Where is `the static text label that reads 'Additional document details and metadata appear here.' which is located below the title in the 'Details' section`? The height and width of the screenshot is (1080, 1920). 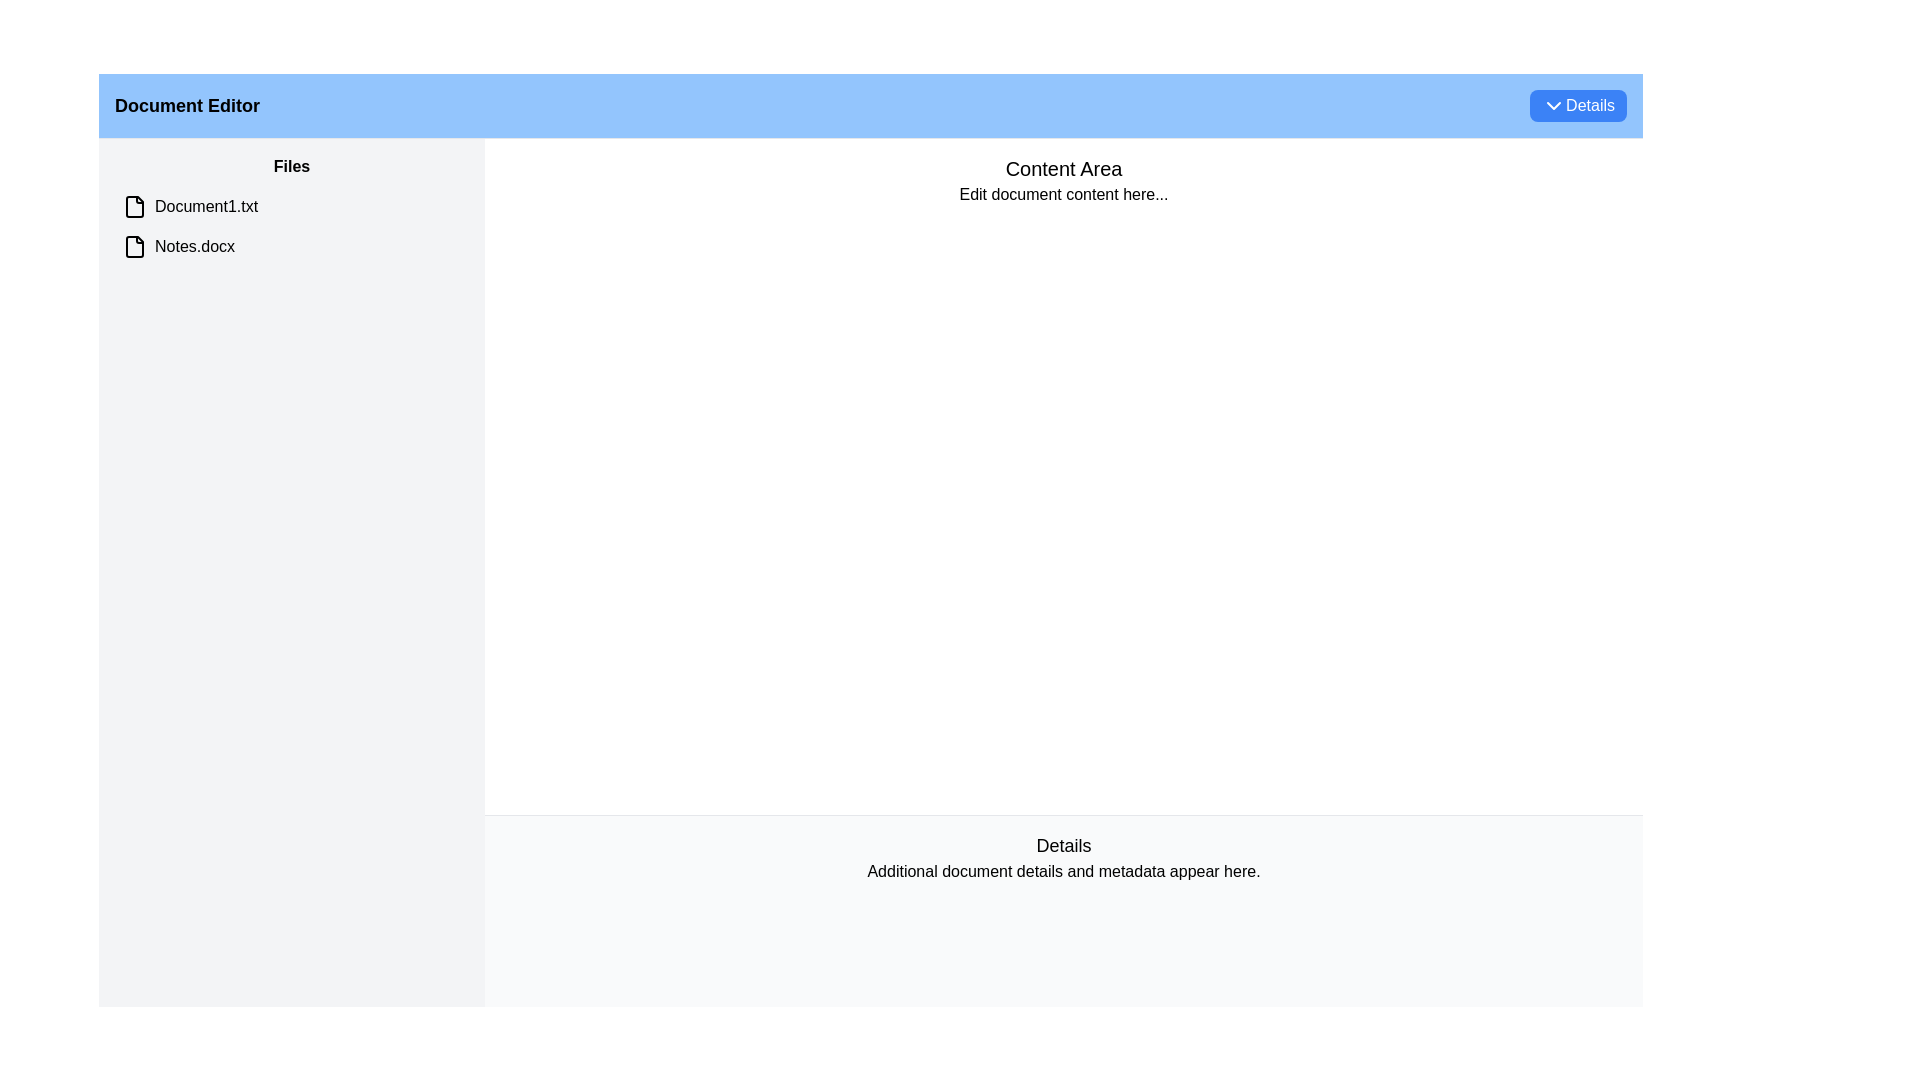 the static text label that reads 'Additional document details and metadata appear here.' which is located below the title in the 'Details' section is located at coordinates (1063, 870).